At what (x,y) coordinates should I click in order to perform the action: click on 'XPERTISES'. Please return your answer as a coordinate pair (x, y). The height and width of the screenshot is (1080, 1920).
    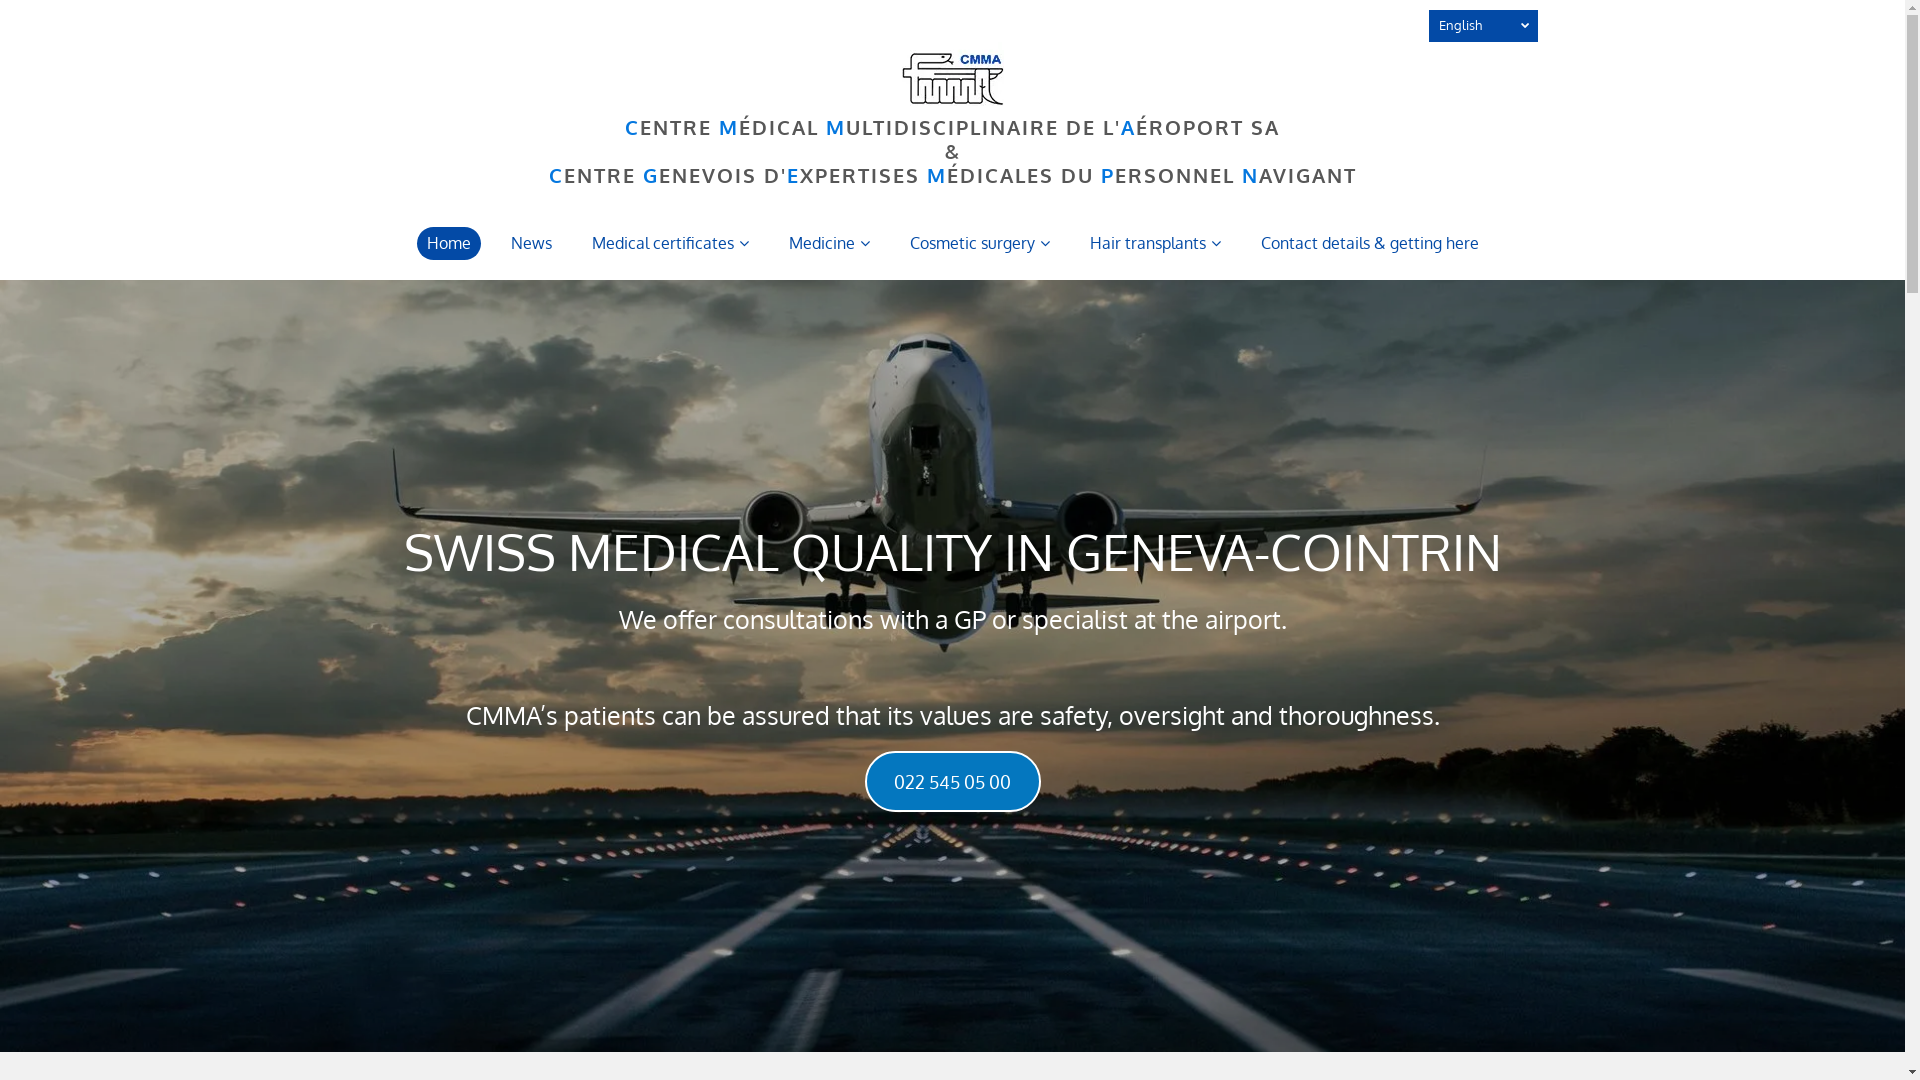
    Looking at the image, I should click on (800, 173).